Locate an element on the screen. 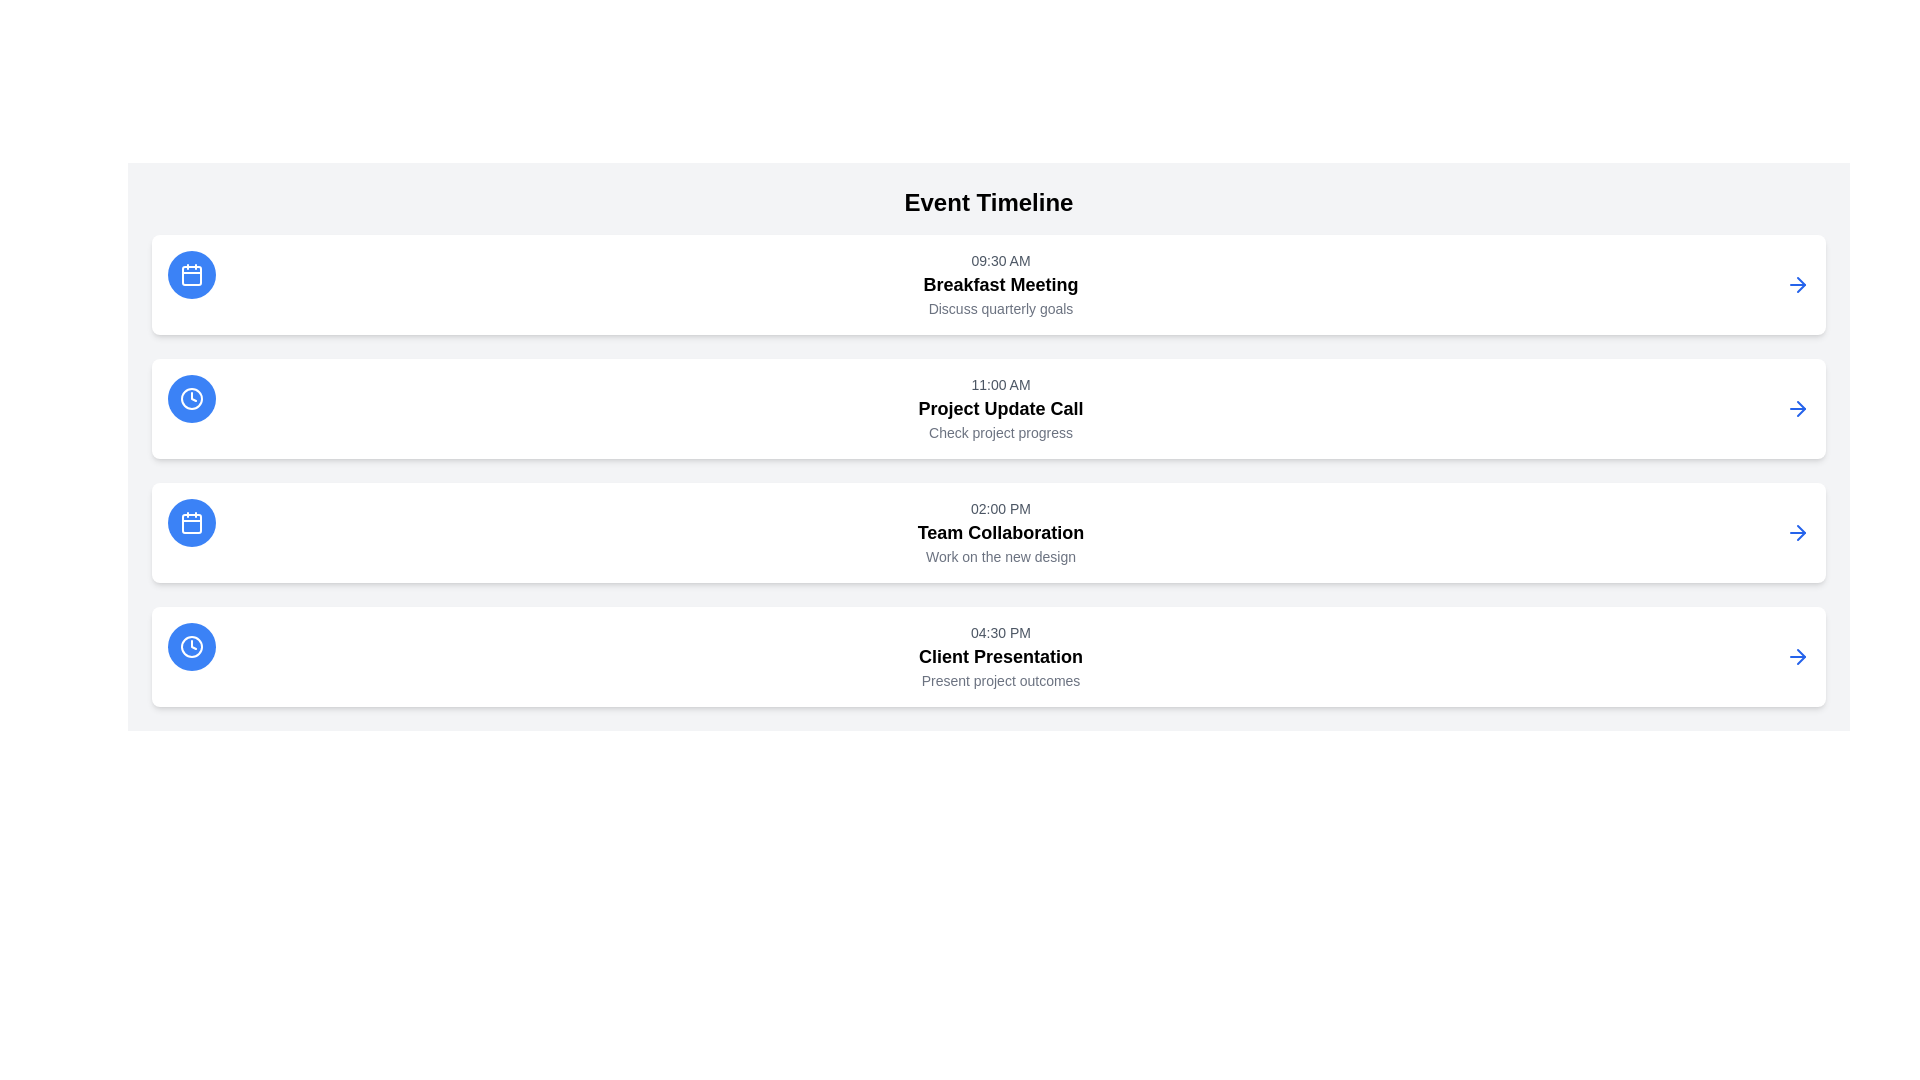 This screenshot has width=1920, height=1080. the navigational arrow icon located at the bottom-most event card on the right edge is located at coordinates (1798, 656).